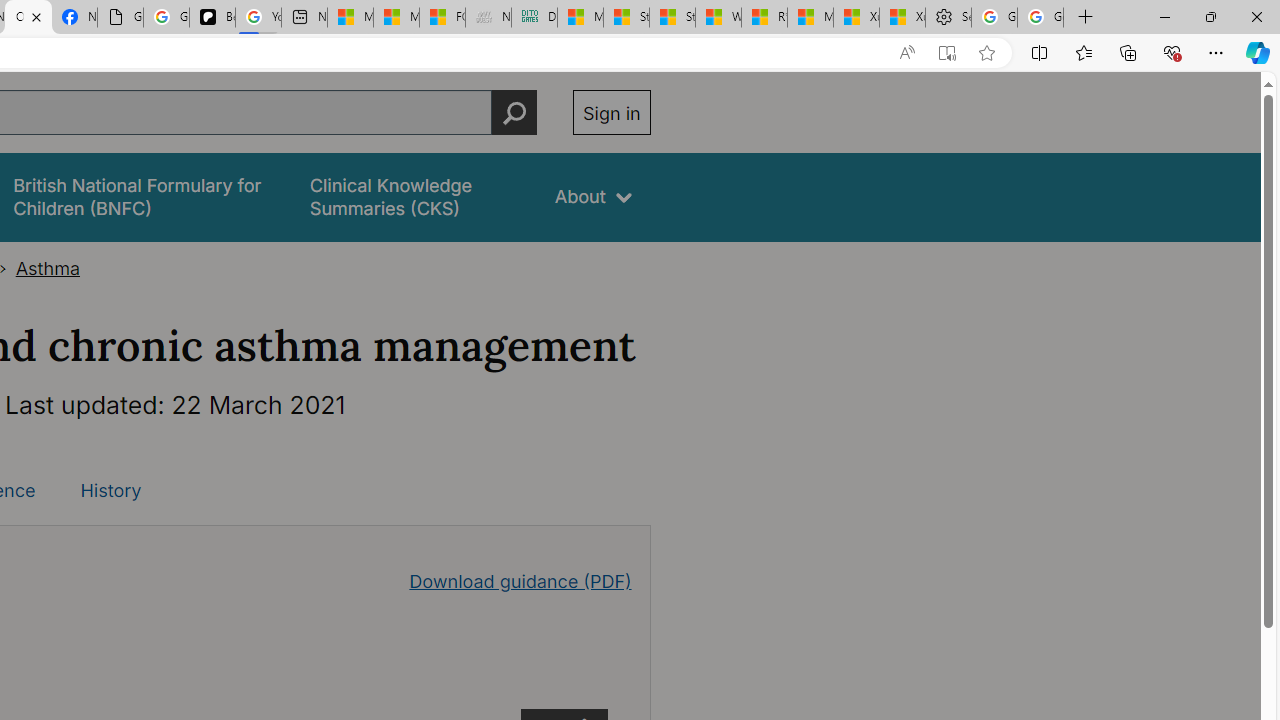 The width and height of the screenshot is (1280, 720). What do you see at coordinates (592, 197) in the screenshot?
I see `'About'` at bounding box center [592, 197].